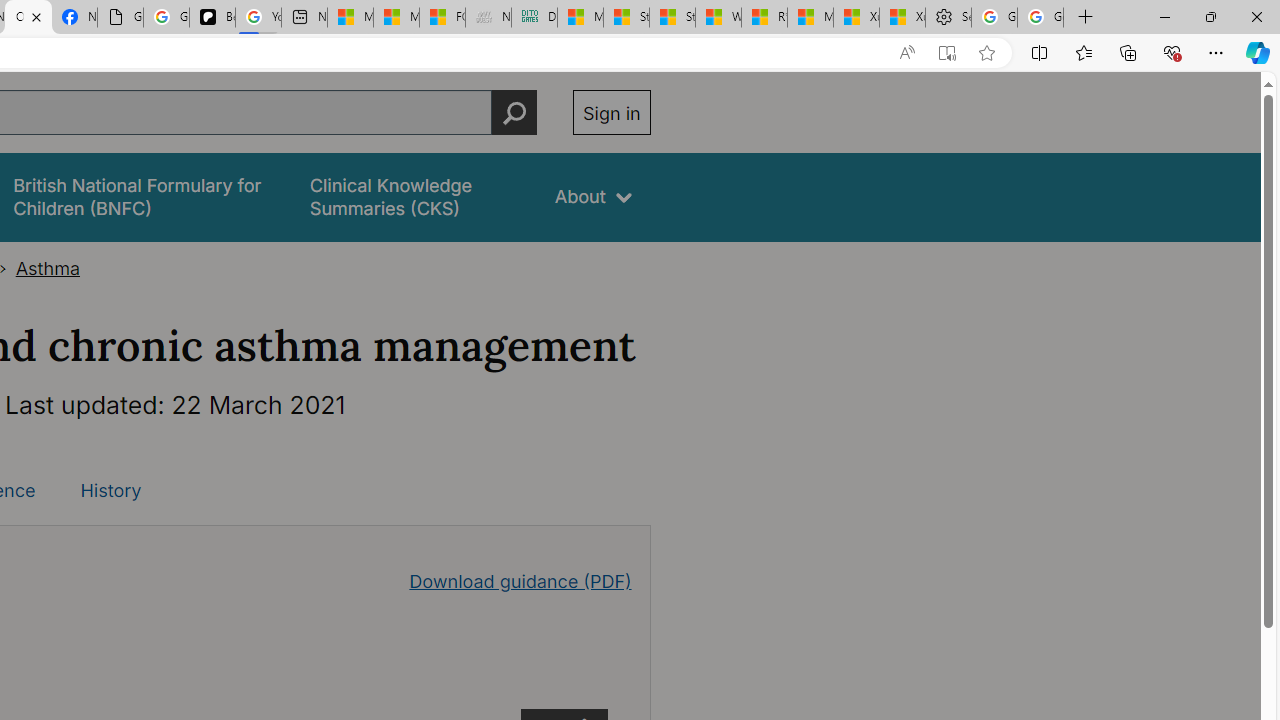 The width and height of the screenshot is (1280, 720). What do you see at coordinates (592, 197) in the screenshot?
I see `'About'` at bounding box center [592, 197].